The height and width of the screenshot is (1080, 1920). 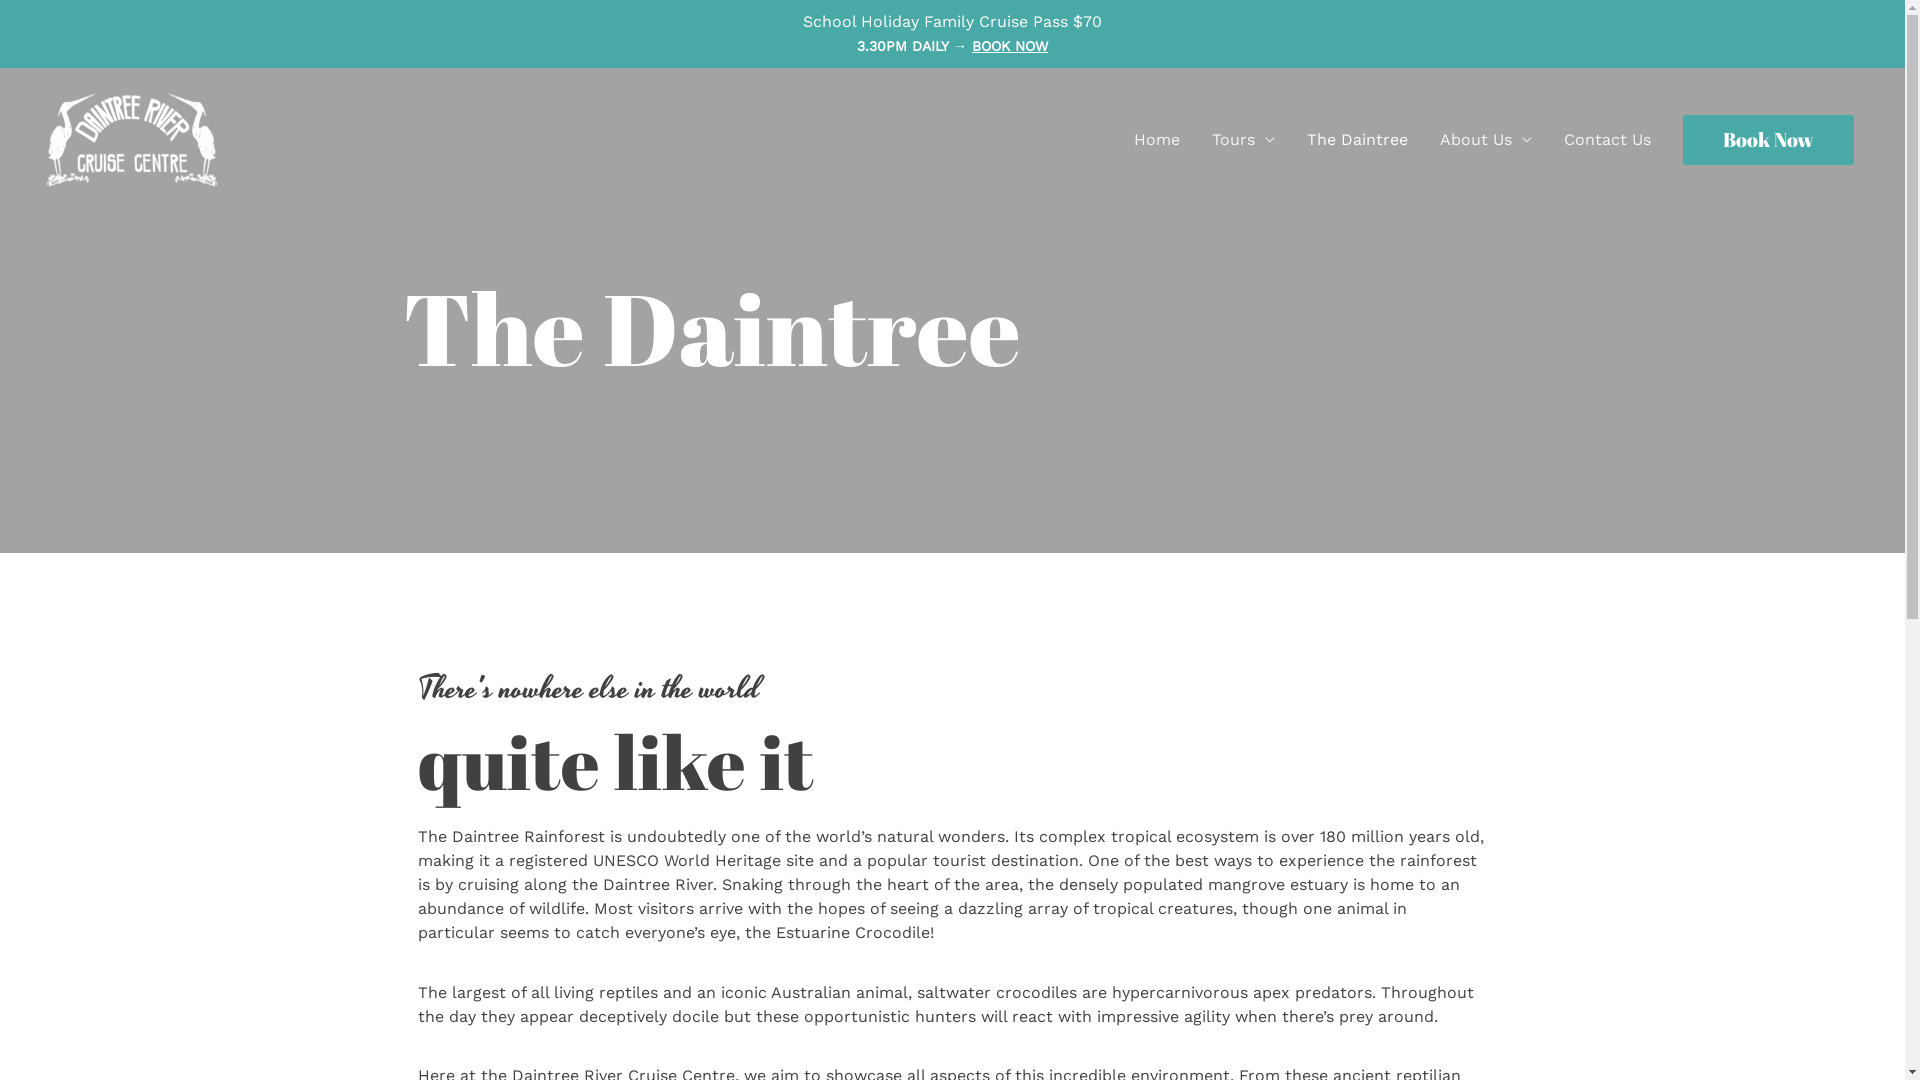 What do you see at coordinates (1195, 138) in the screenshot?
I see `'Tours'` at bounding box center [1195, 138].